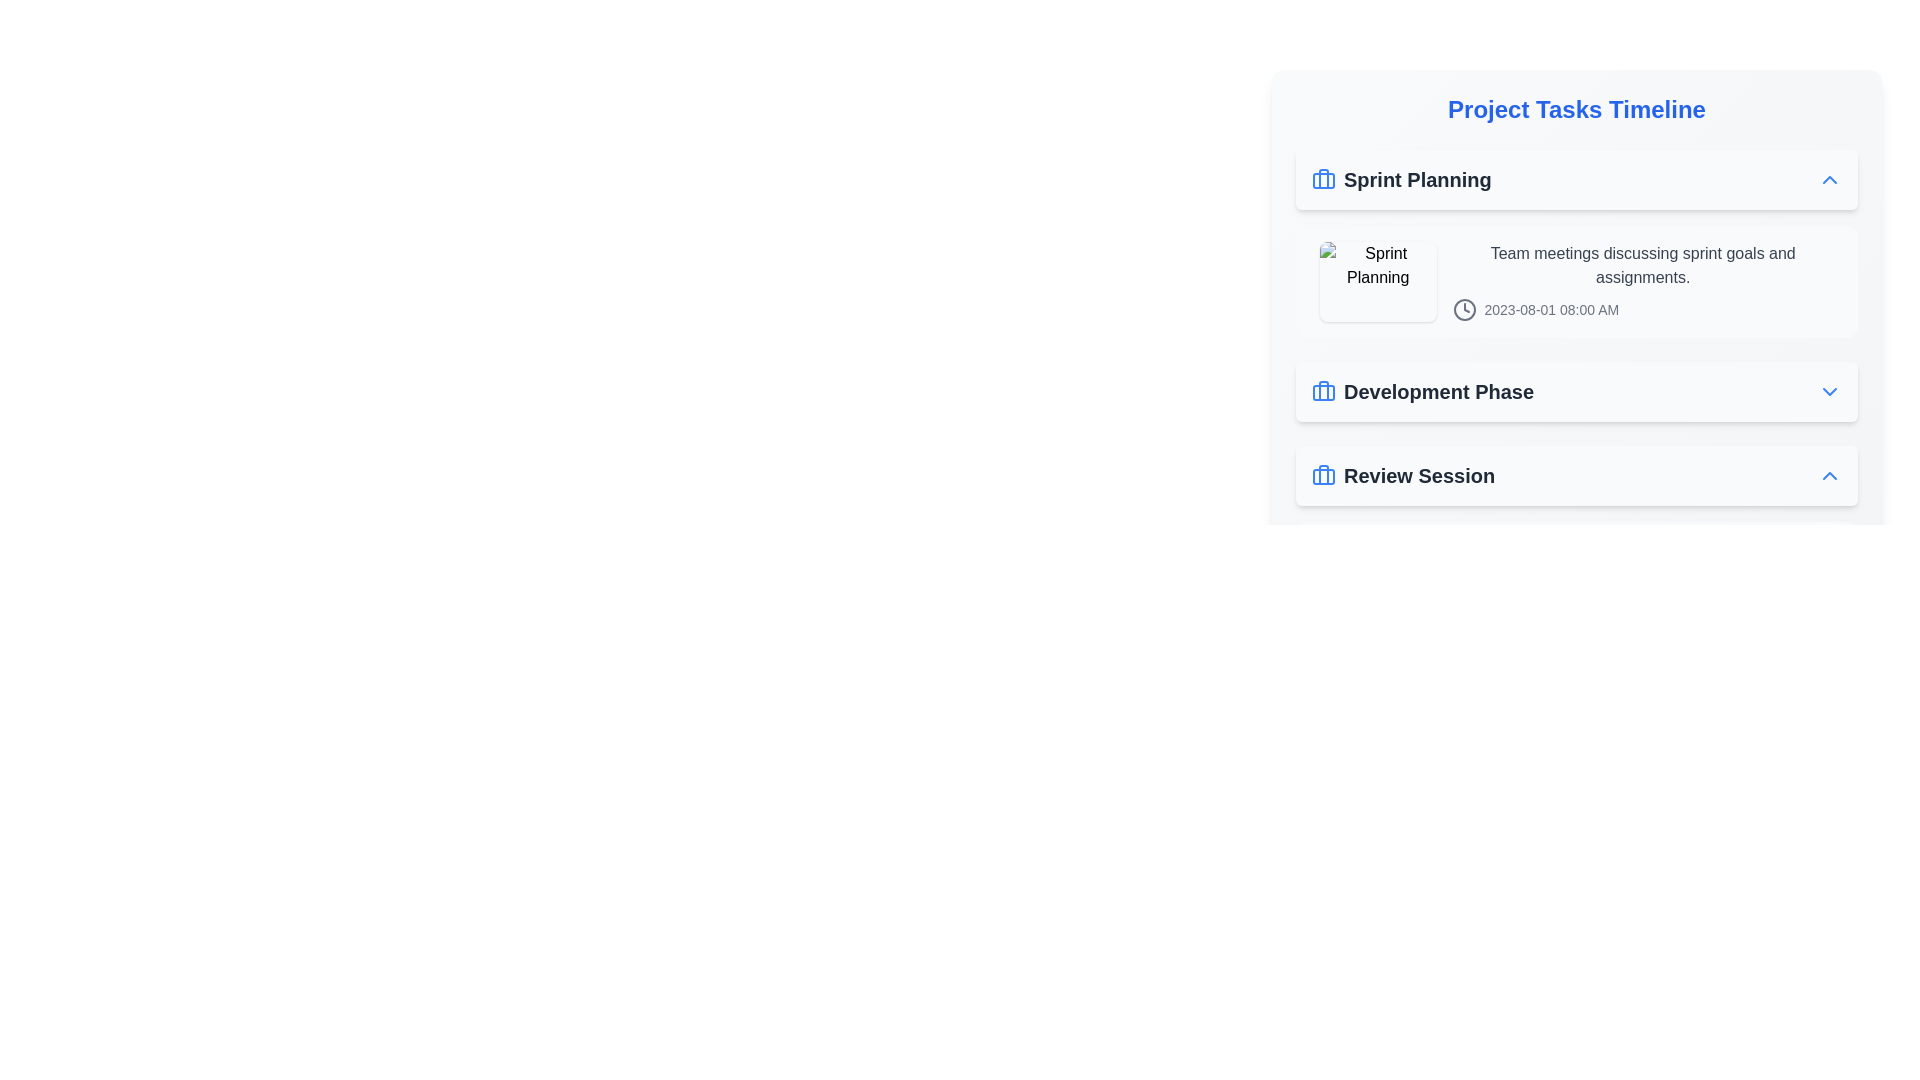 This screenshot has height=1080, width=1920. Describe the element at coordinates (1324, 390) in the screenshot. I see `the vertical line decorative component of the suitcase icon, which is positioned centrally within the icon to the left of the 'Sprint Planning' text` at that location.